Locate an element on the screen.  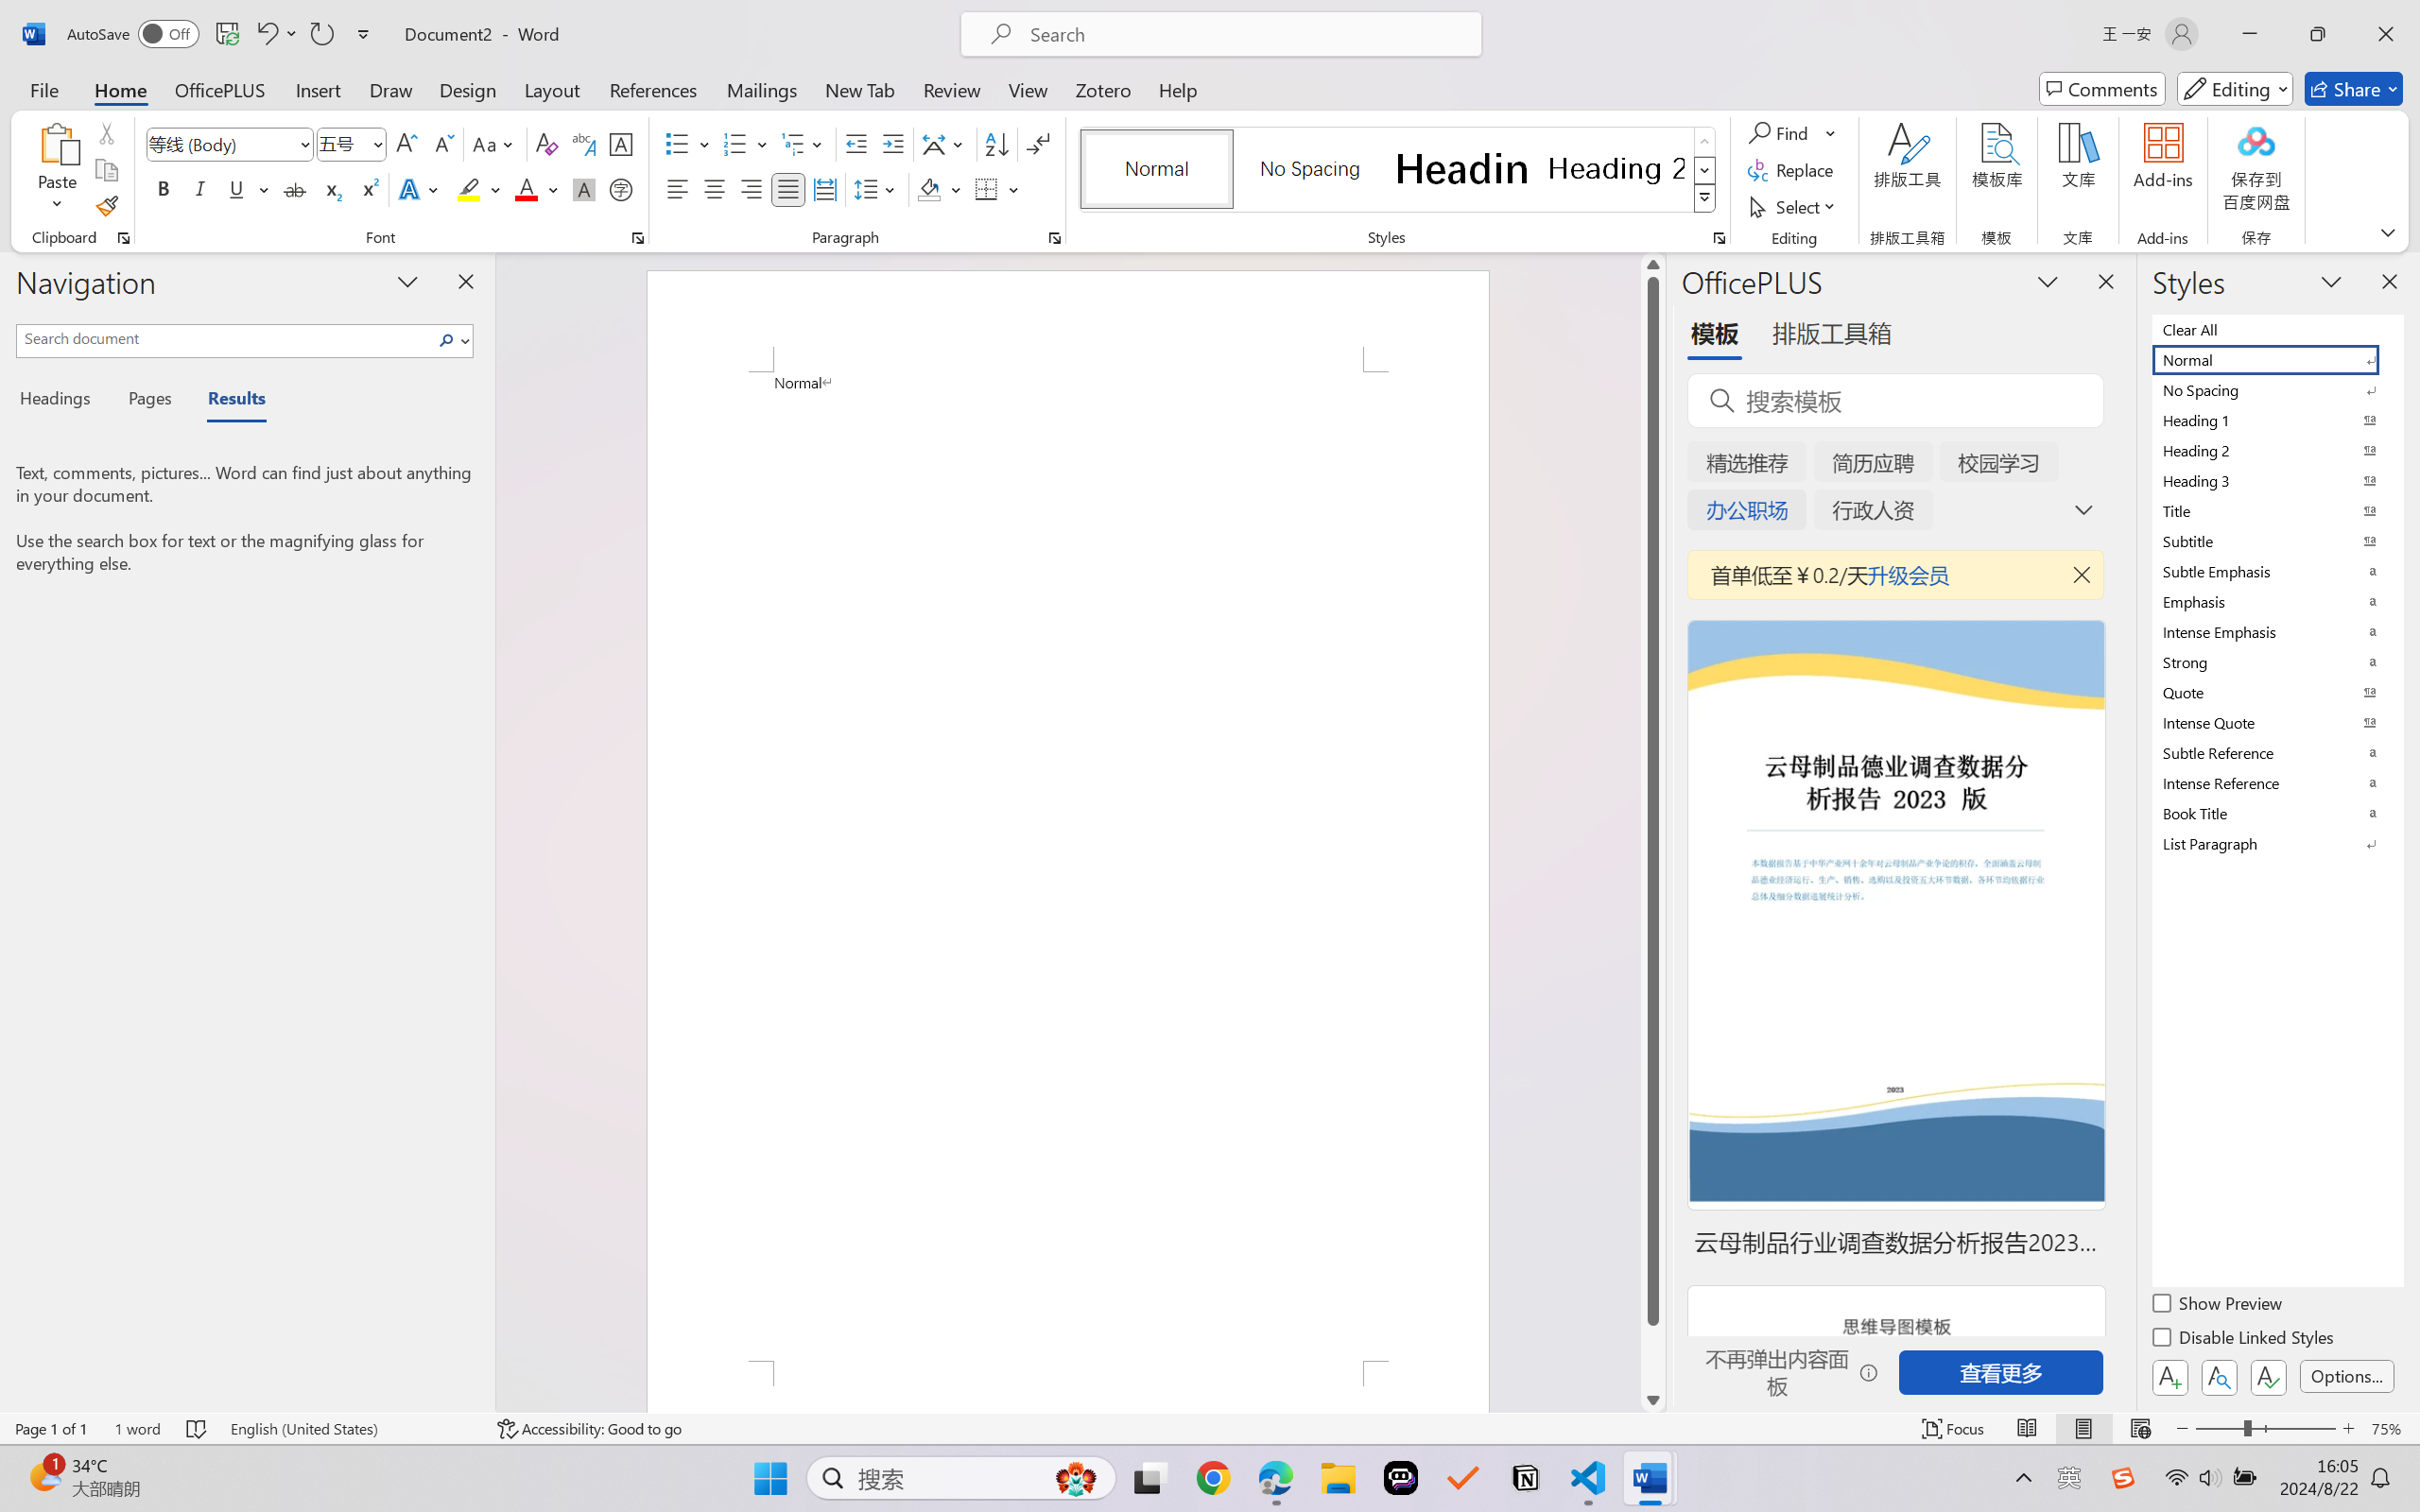
'Results' is located at coordinates (226, 401).